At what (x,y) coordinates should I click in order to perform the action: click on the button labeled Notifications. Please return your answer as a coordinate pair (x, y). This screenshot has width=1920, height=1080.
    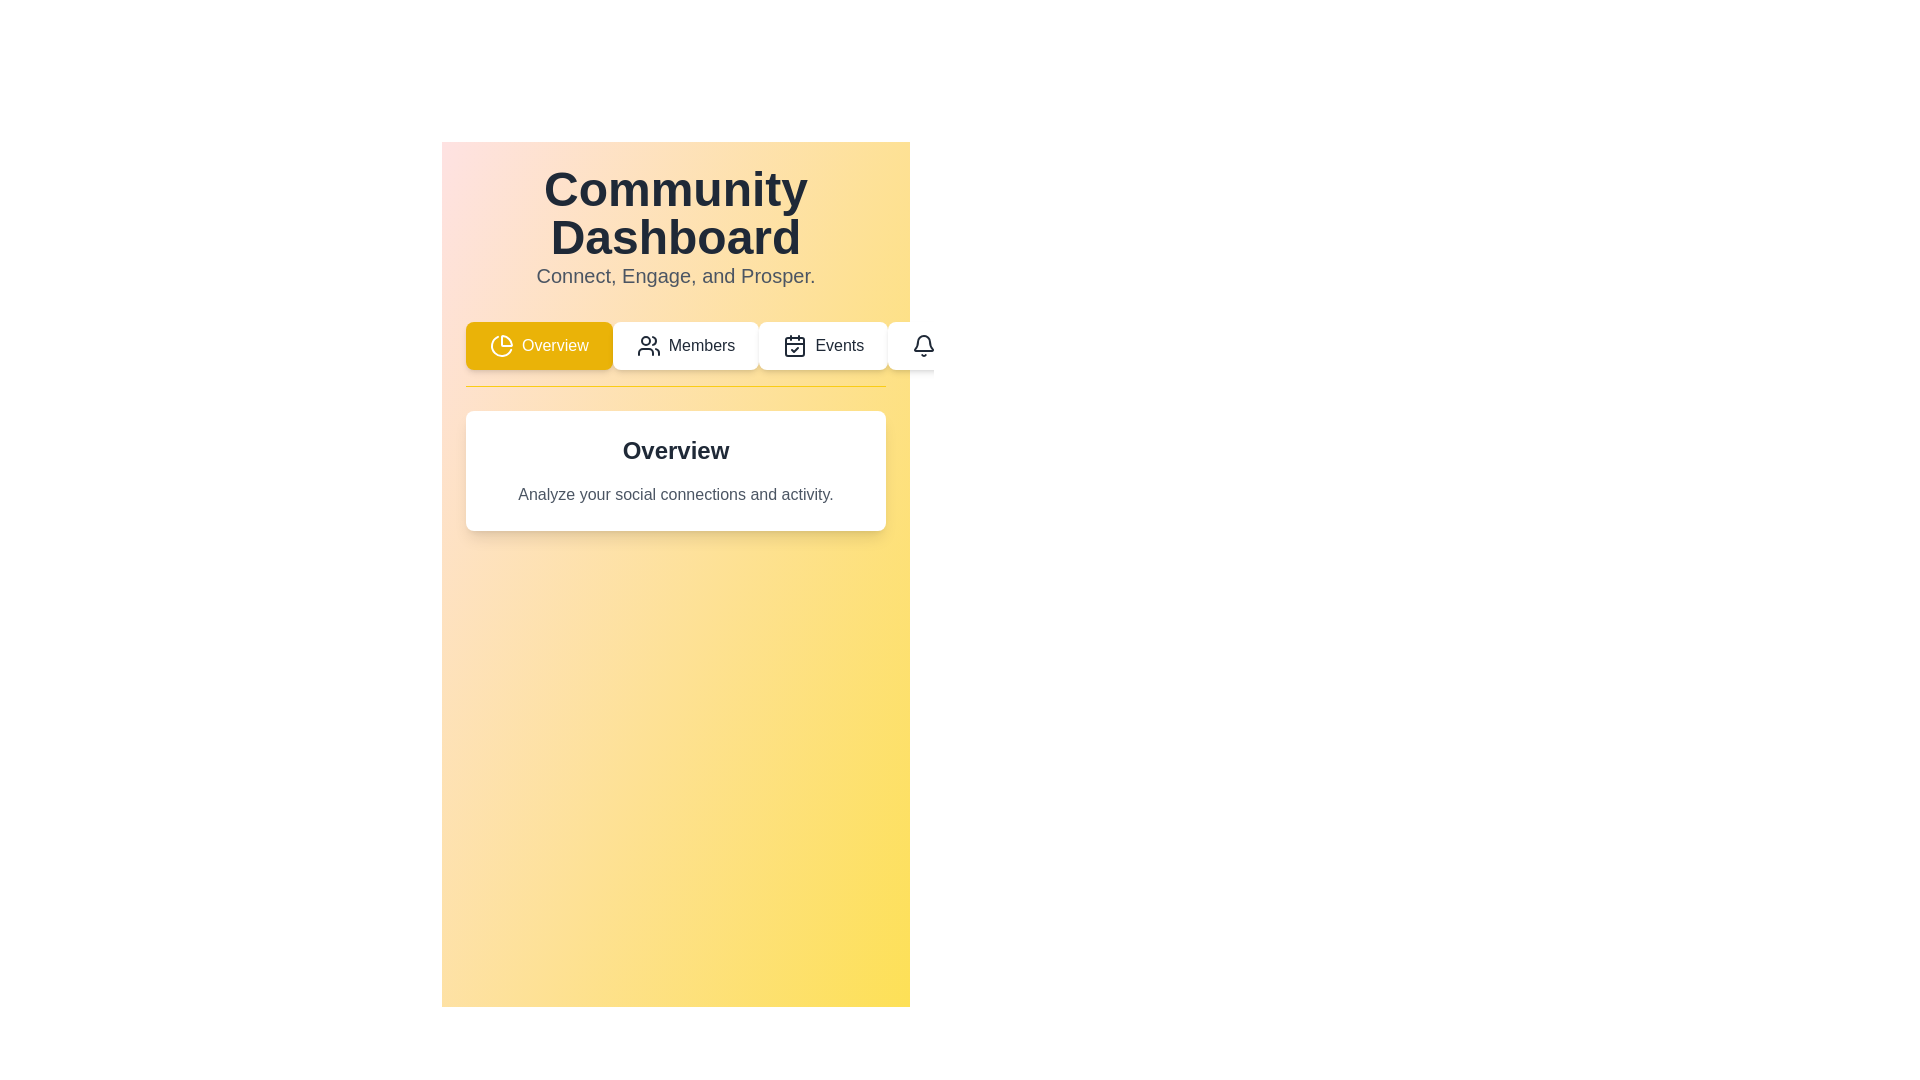
    Looking at the image, I should click on (971, 345).